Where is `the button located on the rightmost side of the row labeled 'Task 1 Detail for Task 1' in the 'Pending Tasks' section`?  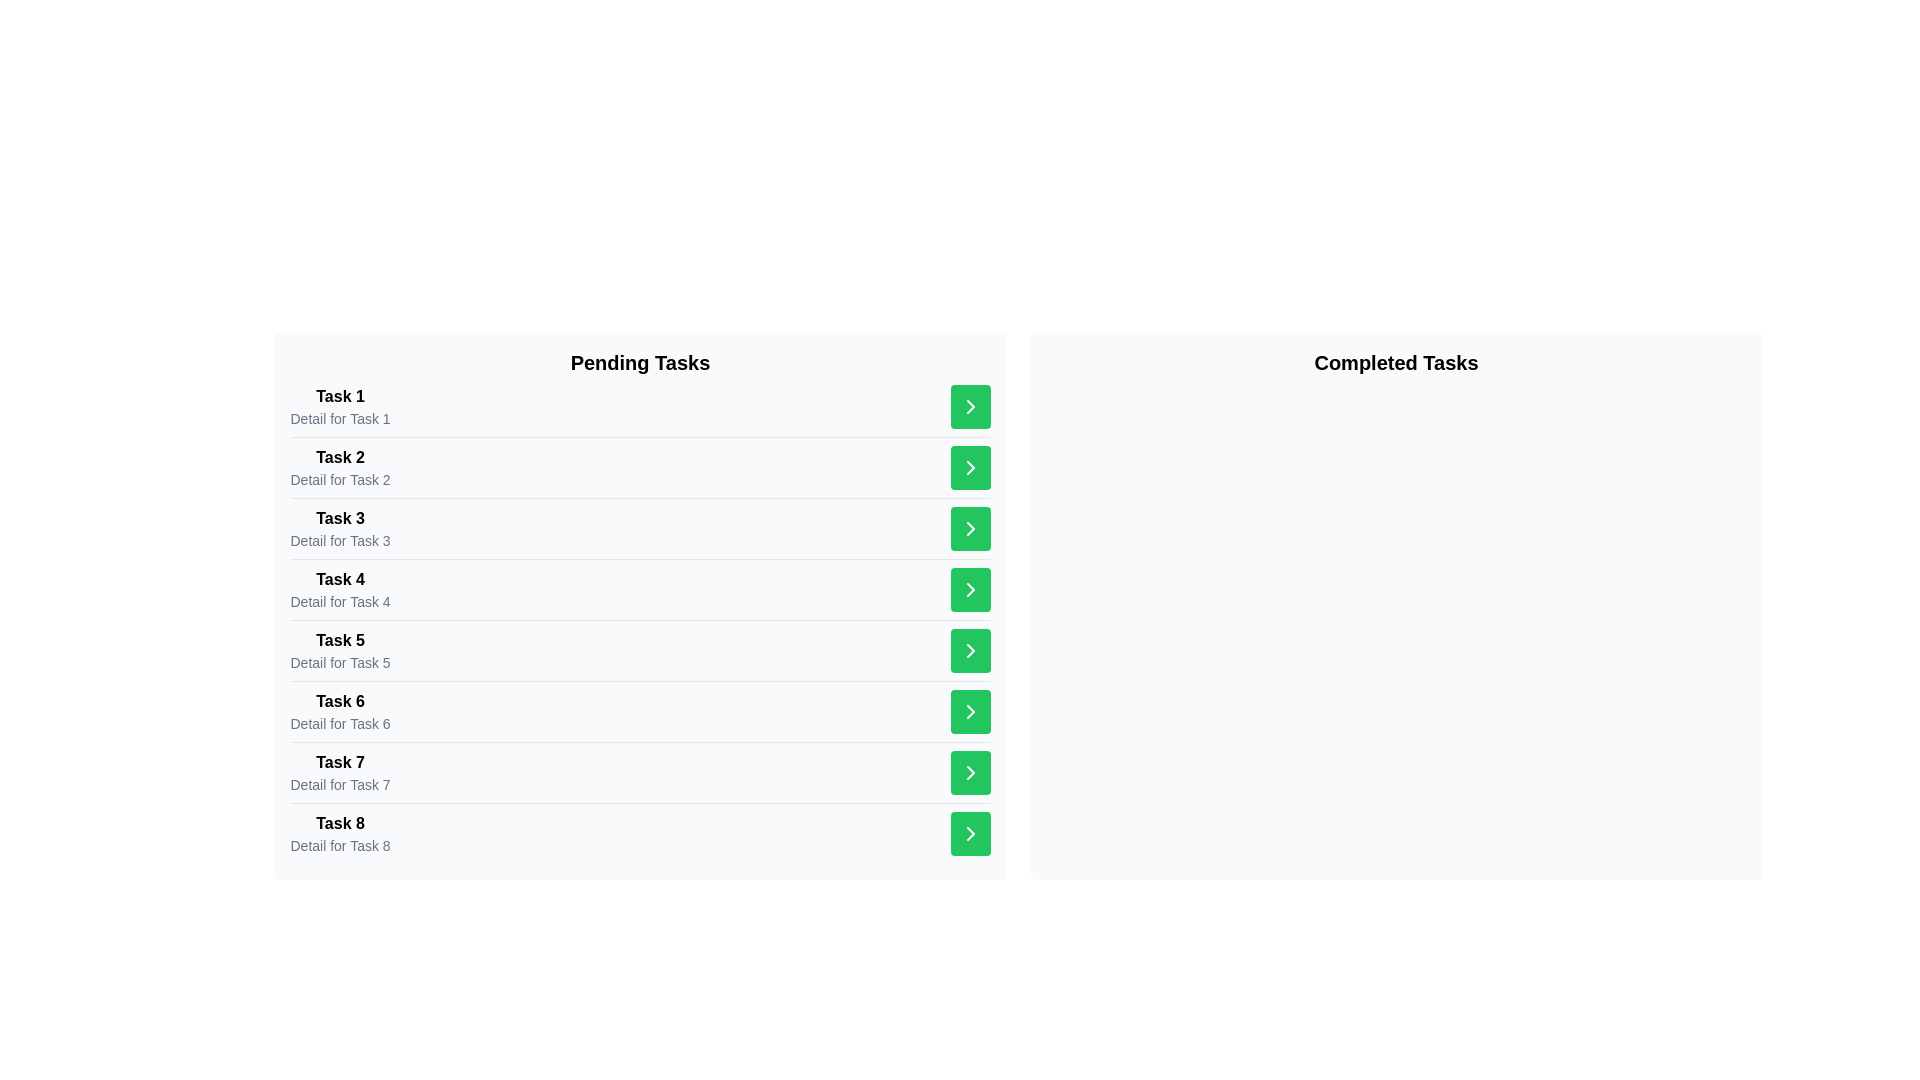 the button located on the rightmost side of the row labeled 'Task 1 Detail for Task 1' in the 'Pending Tasks' section is located at coordinates (970, 406).